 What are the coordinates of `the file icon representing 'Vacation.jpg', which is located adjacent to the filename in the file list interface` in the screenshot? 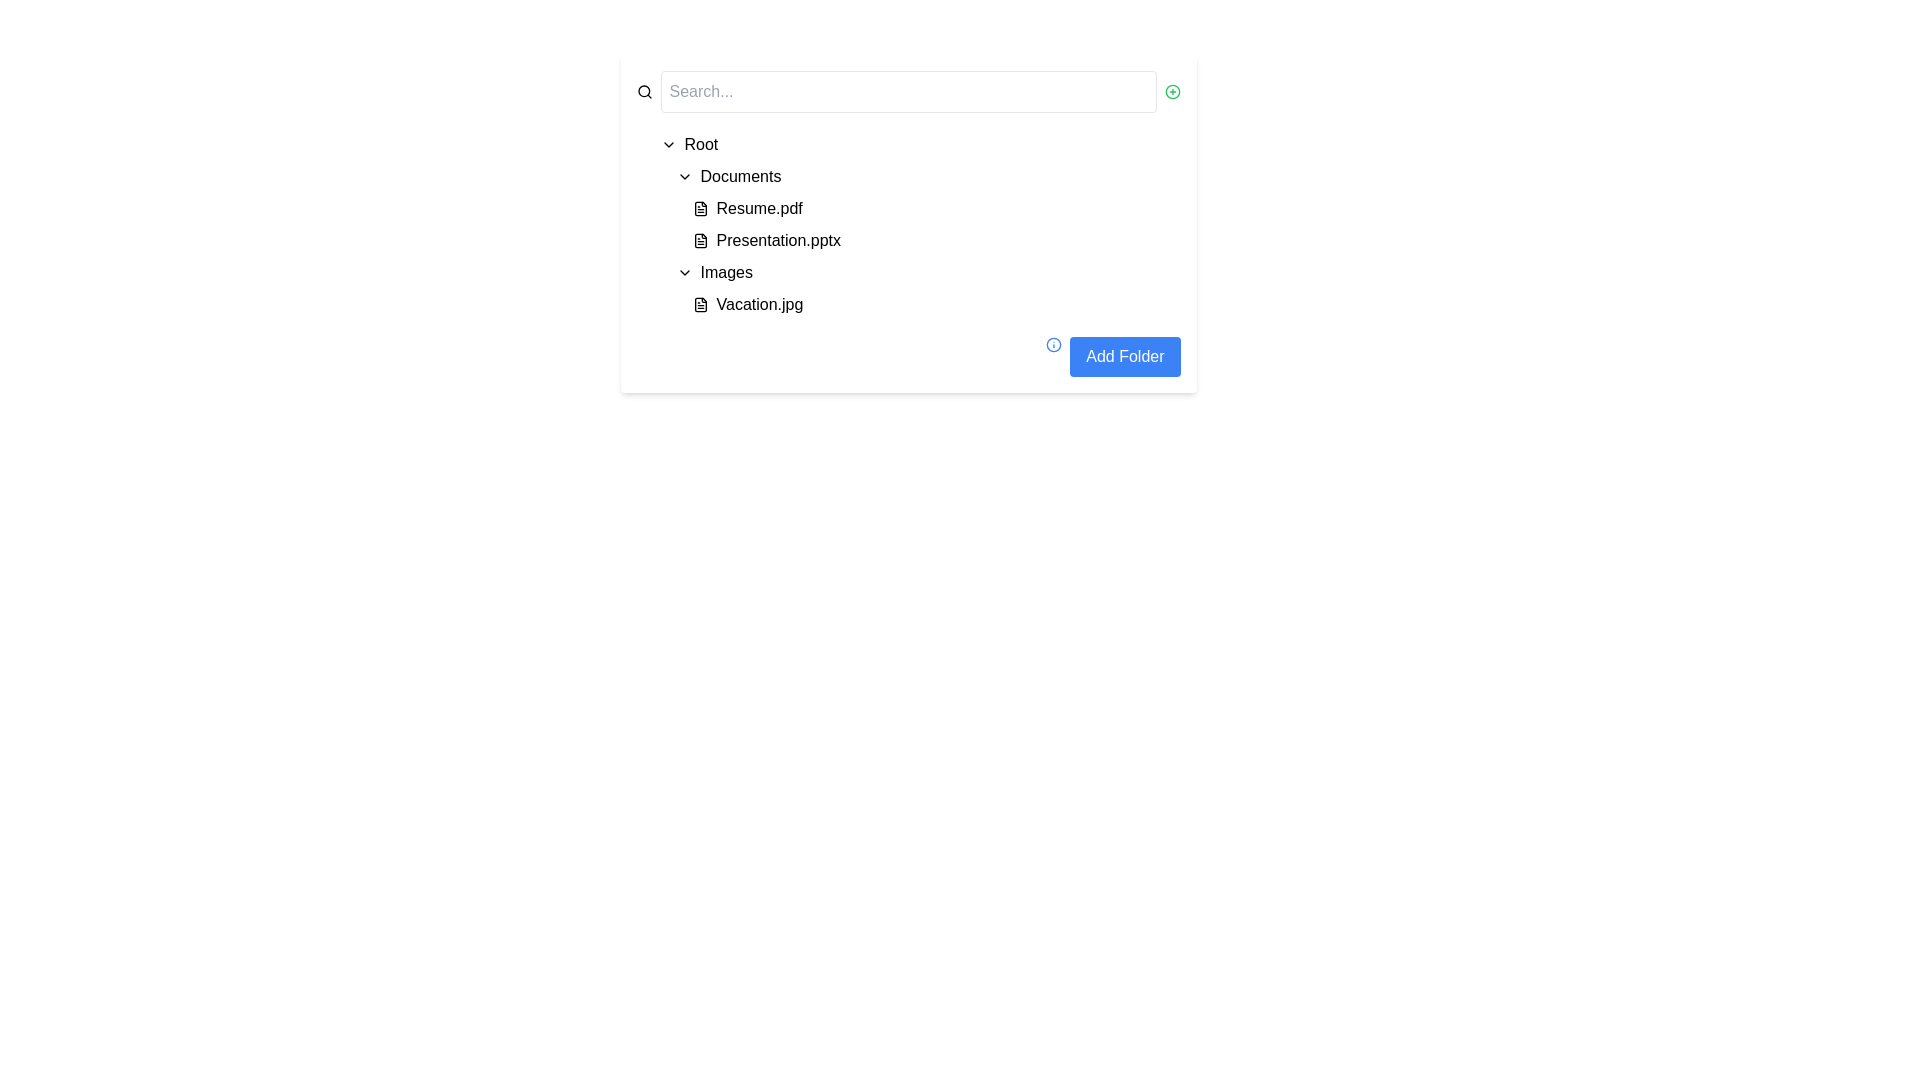 It's located at (700, 304).